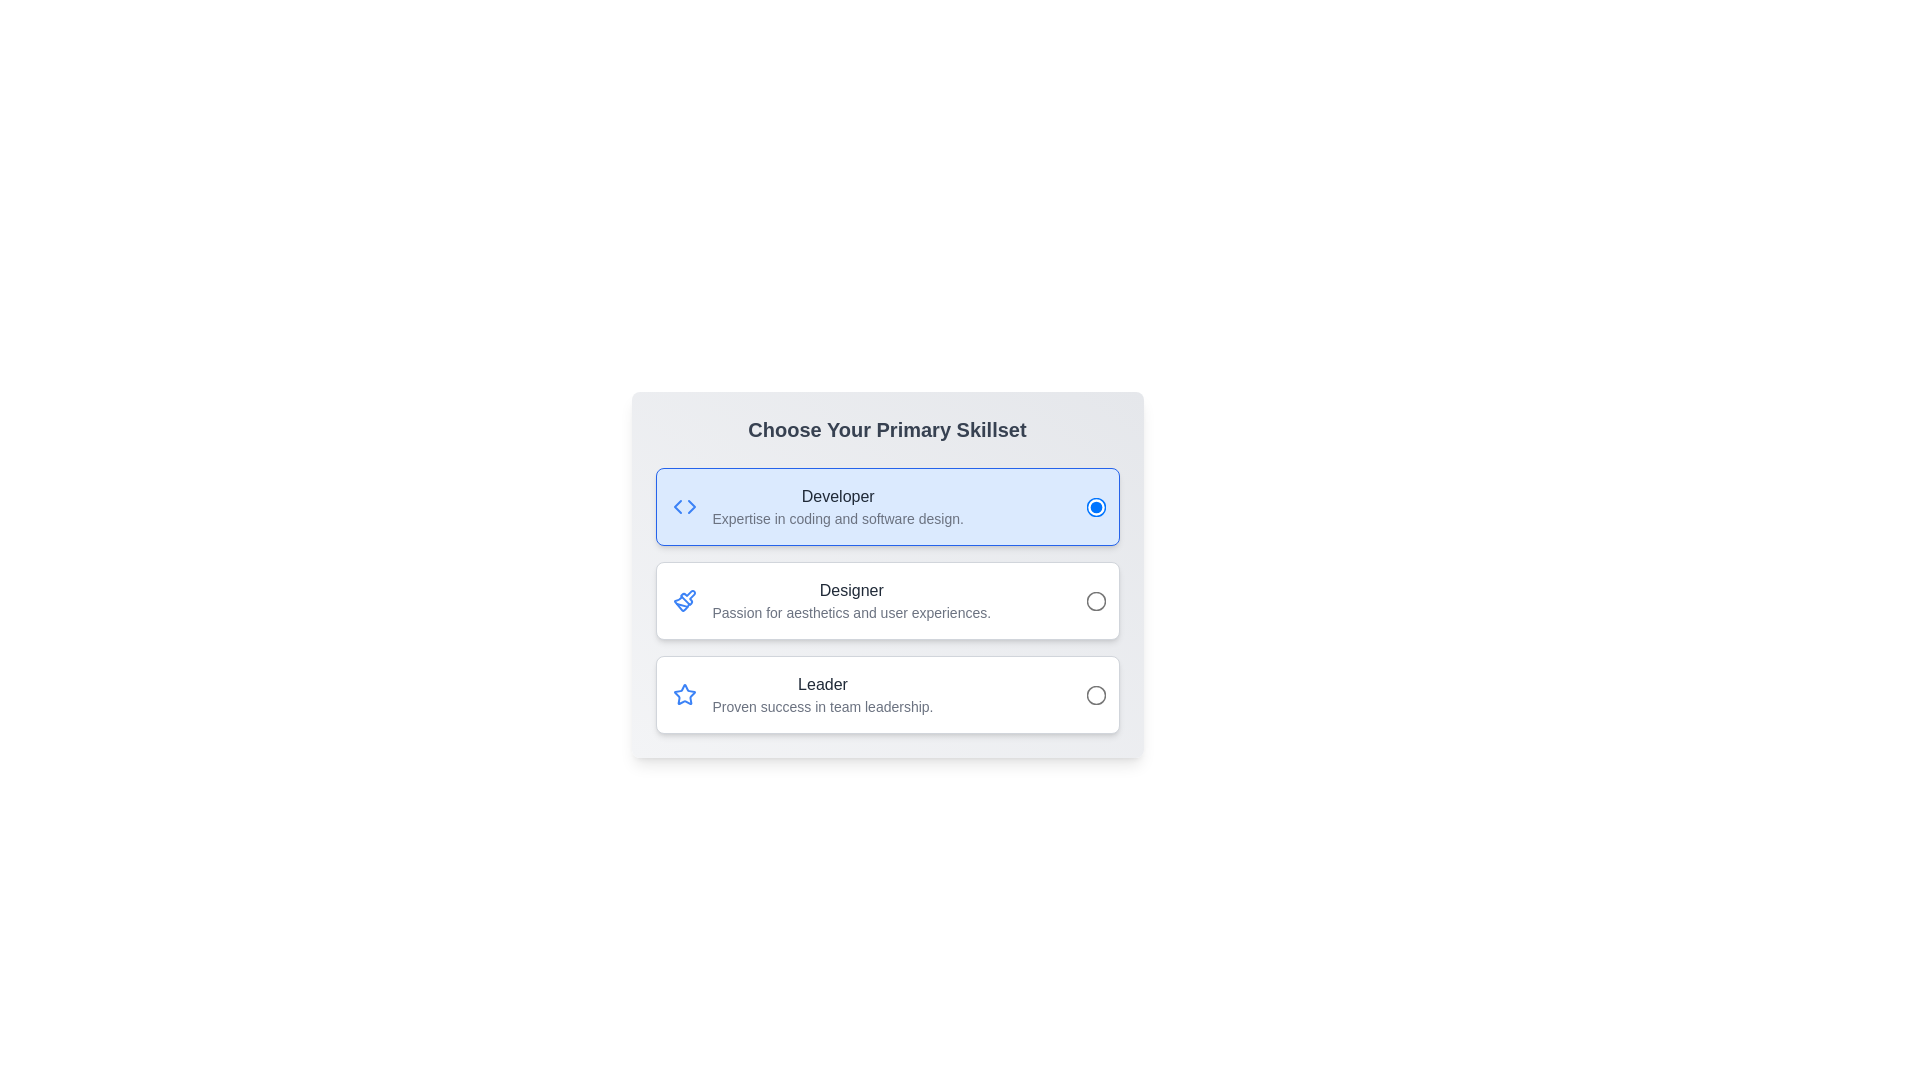  Describe the element at coordinates (838, 518) in the screenshot. I see `the static text label providing a detailed description of the skill 'Developer', located beneath the 'Developer' text within the 'Choose Your Primary Skillset' card` at that location.